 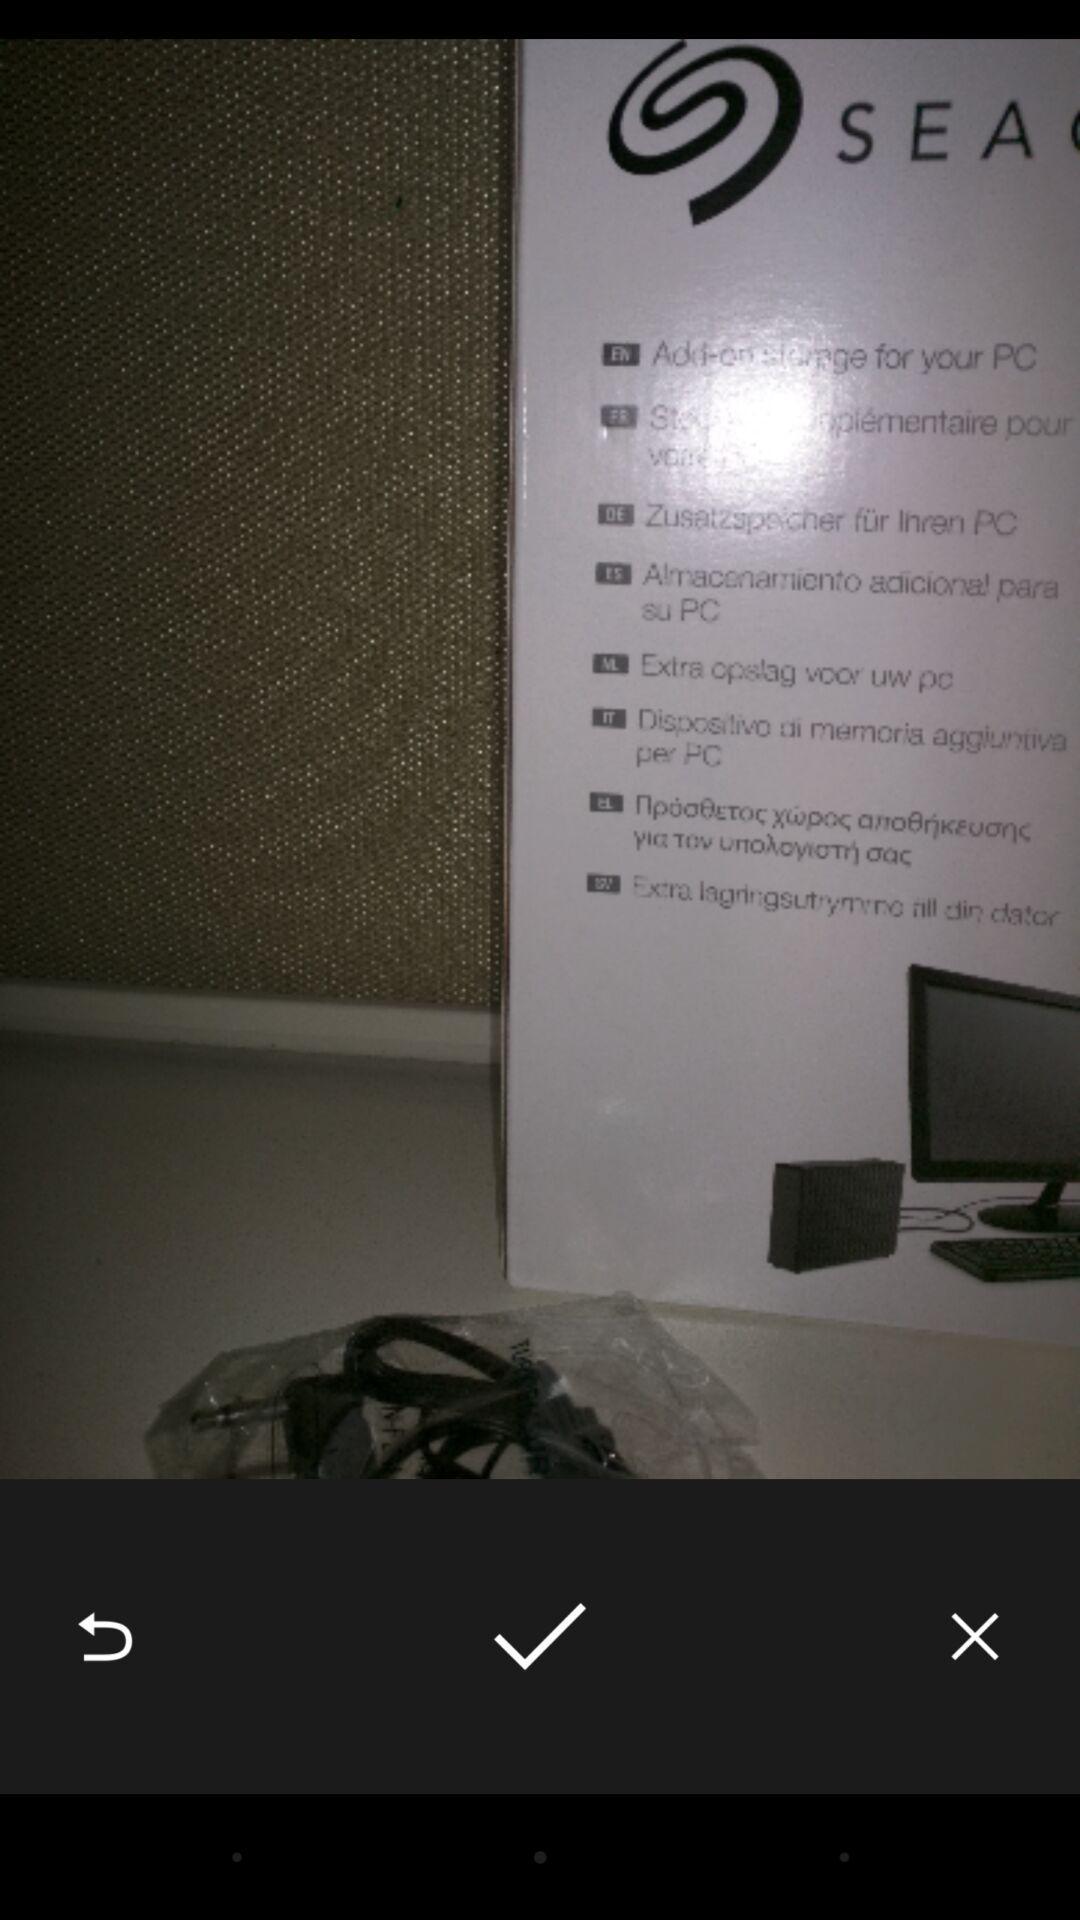 I want to click on icon at the bottom left corner, so click(x=104, y=1636).